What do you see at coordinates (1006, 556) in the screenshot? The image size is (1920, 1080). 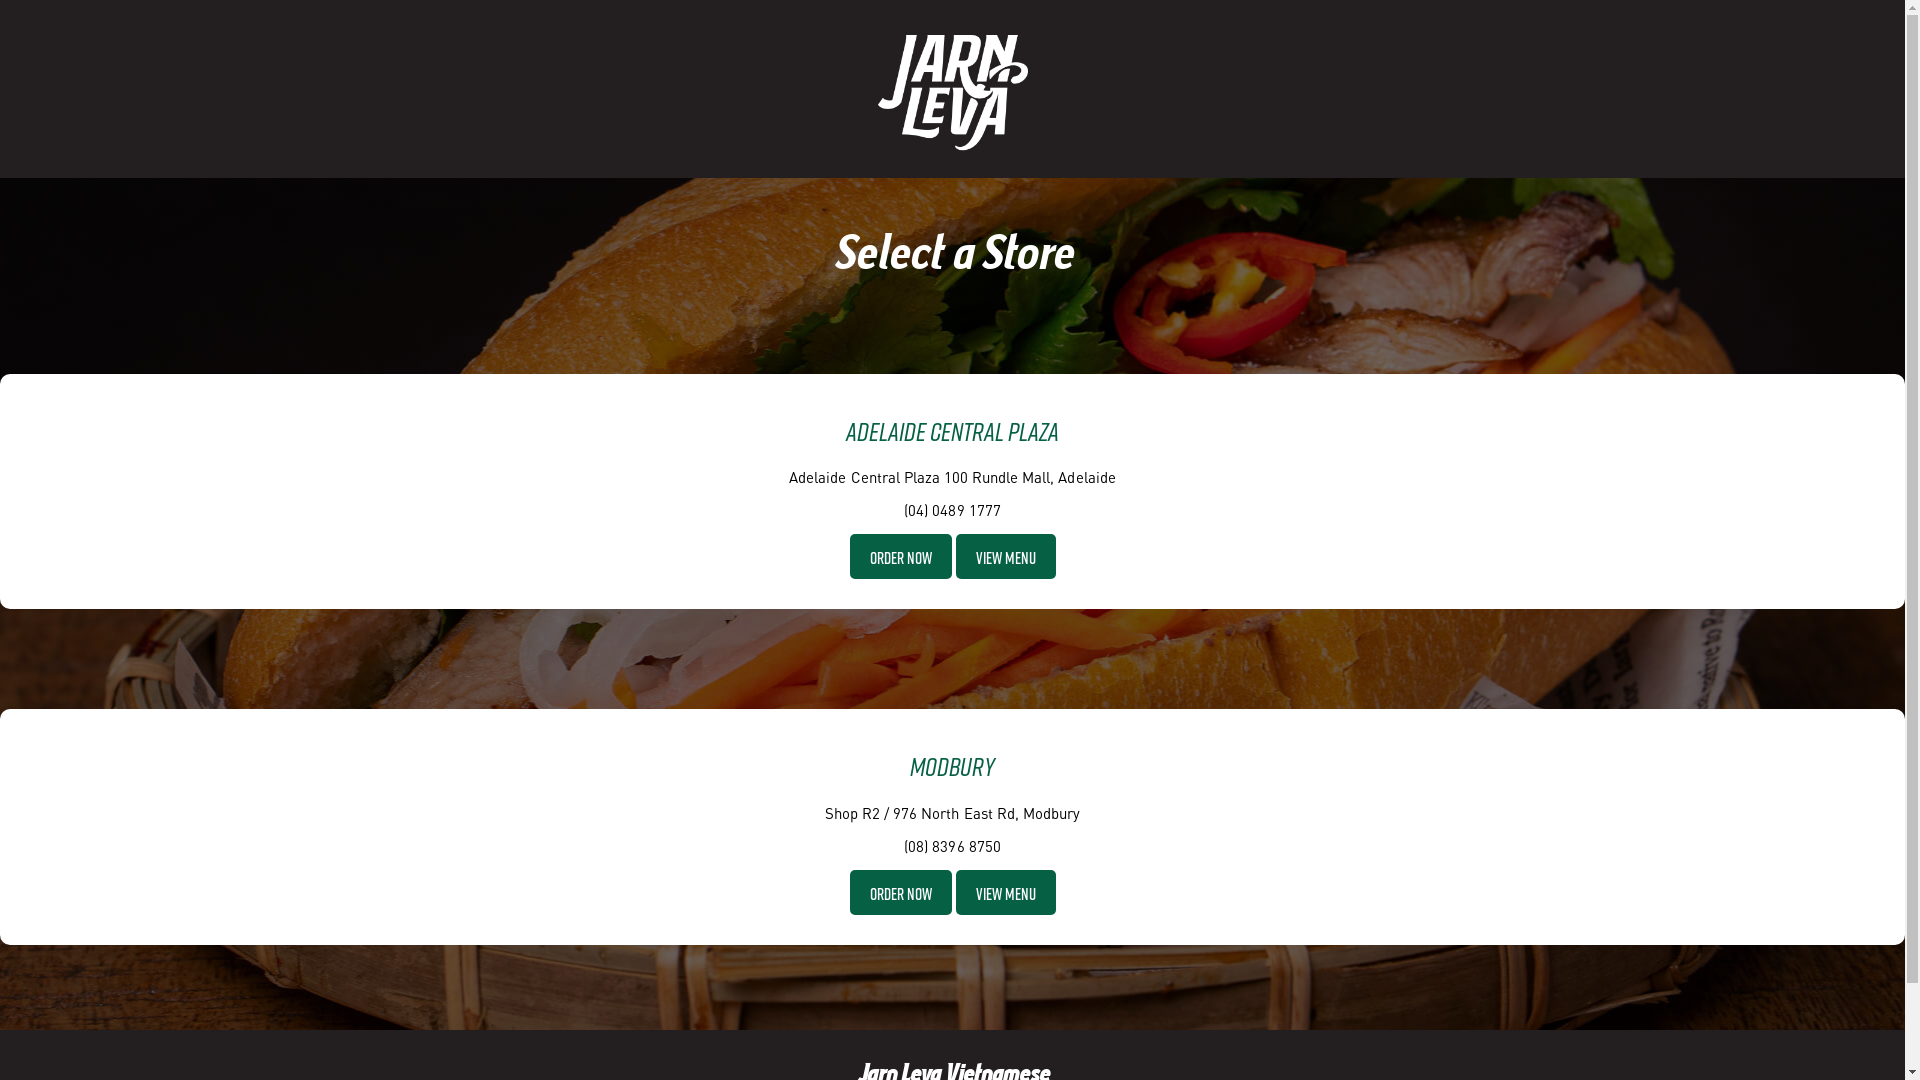 I see `'VIEW MENU'` at bounding box center [1006, 556].